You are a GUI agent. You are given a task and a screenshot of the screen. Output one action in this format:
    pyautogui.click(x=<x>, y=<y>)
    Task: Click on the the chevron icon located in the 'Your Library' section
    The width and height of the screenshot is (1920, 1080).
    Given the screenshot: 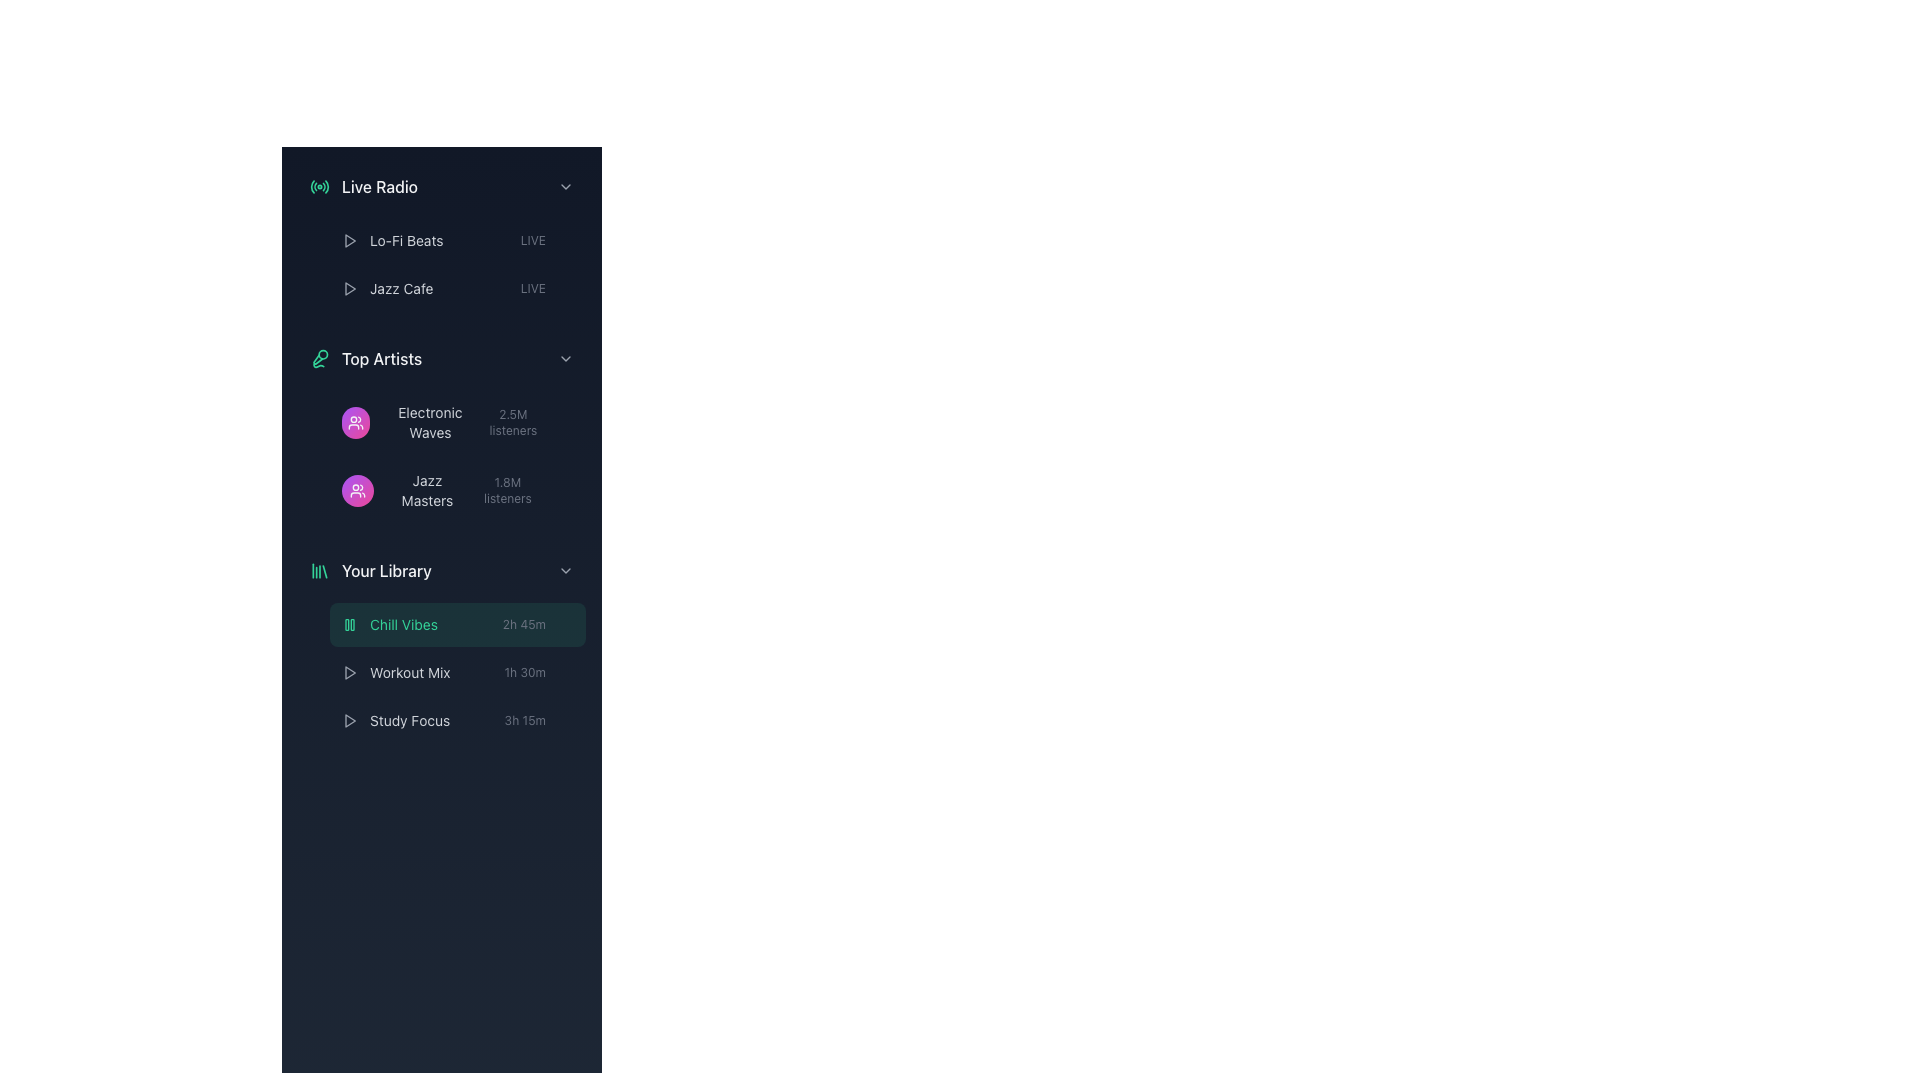 What is the action you would take?
    pyautogui.click(x=565, y=570)
    